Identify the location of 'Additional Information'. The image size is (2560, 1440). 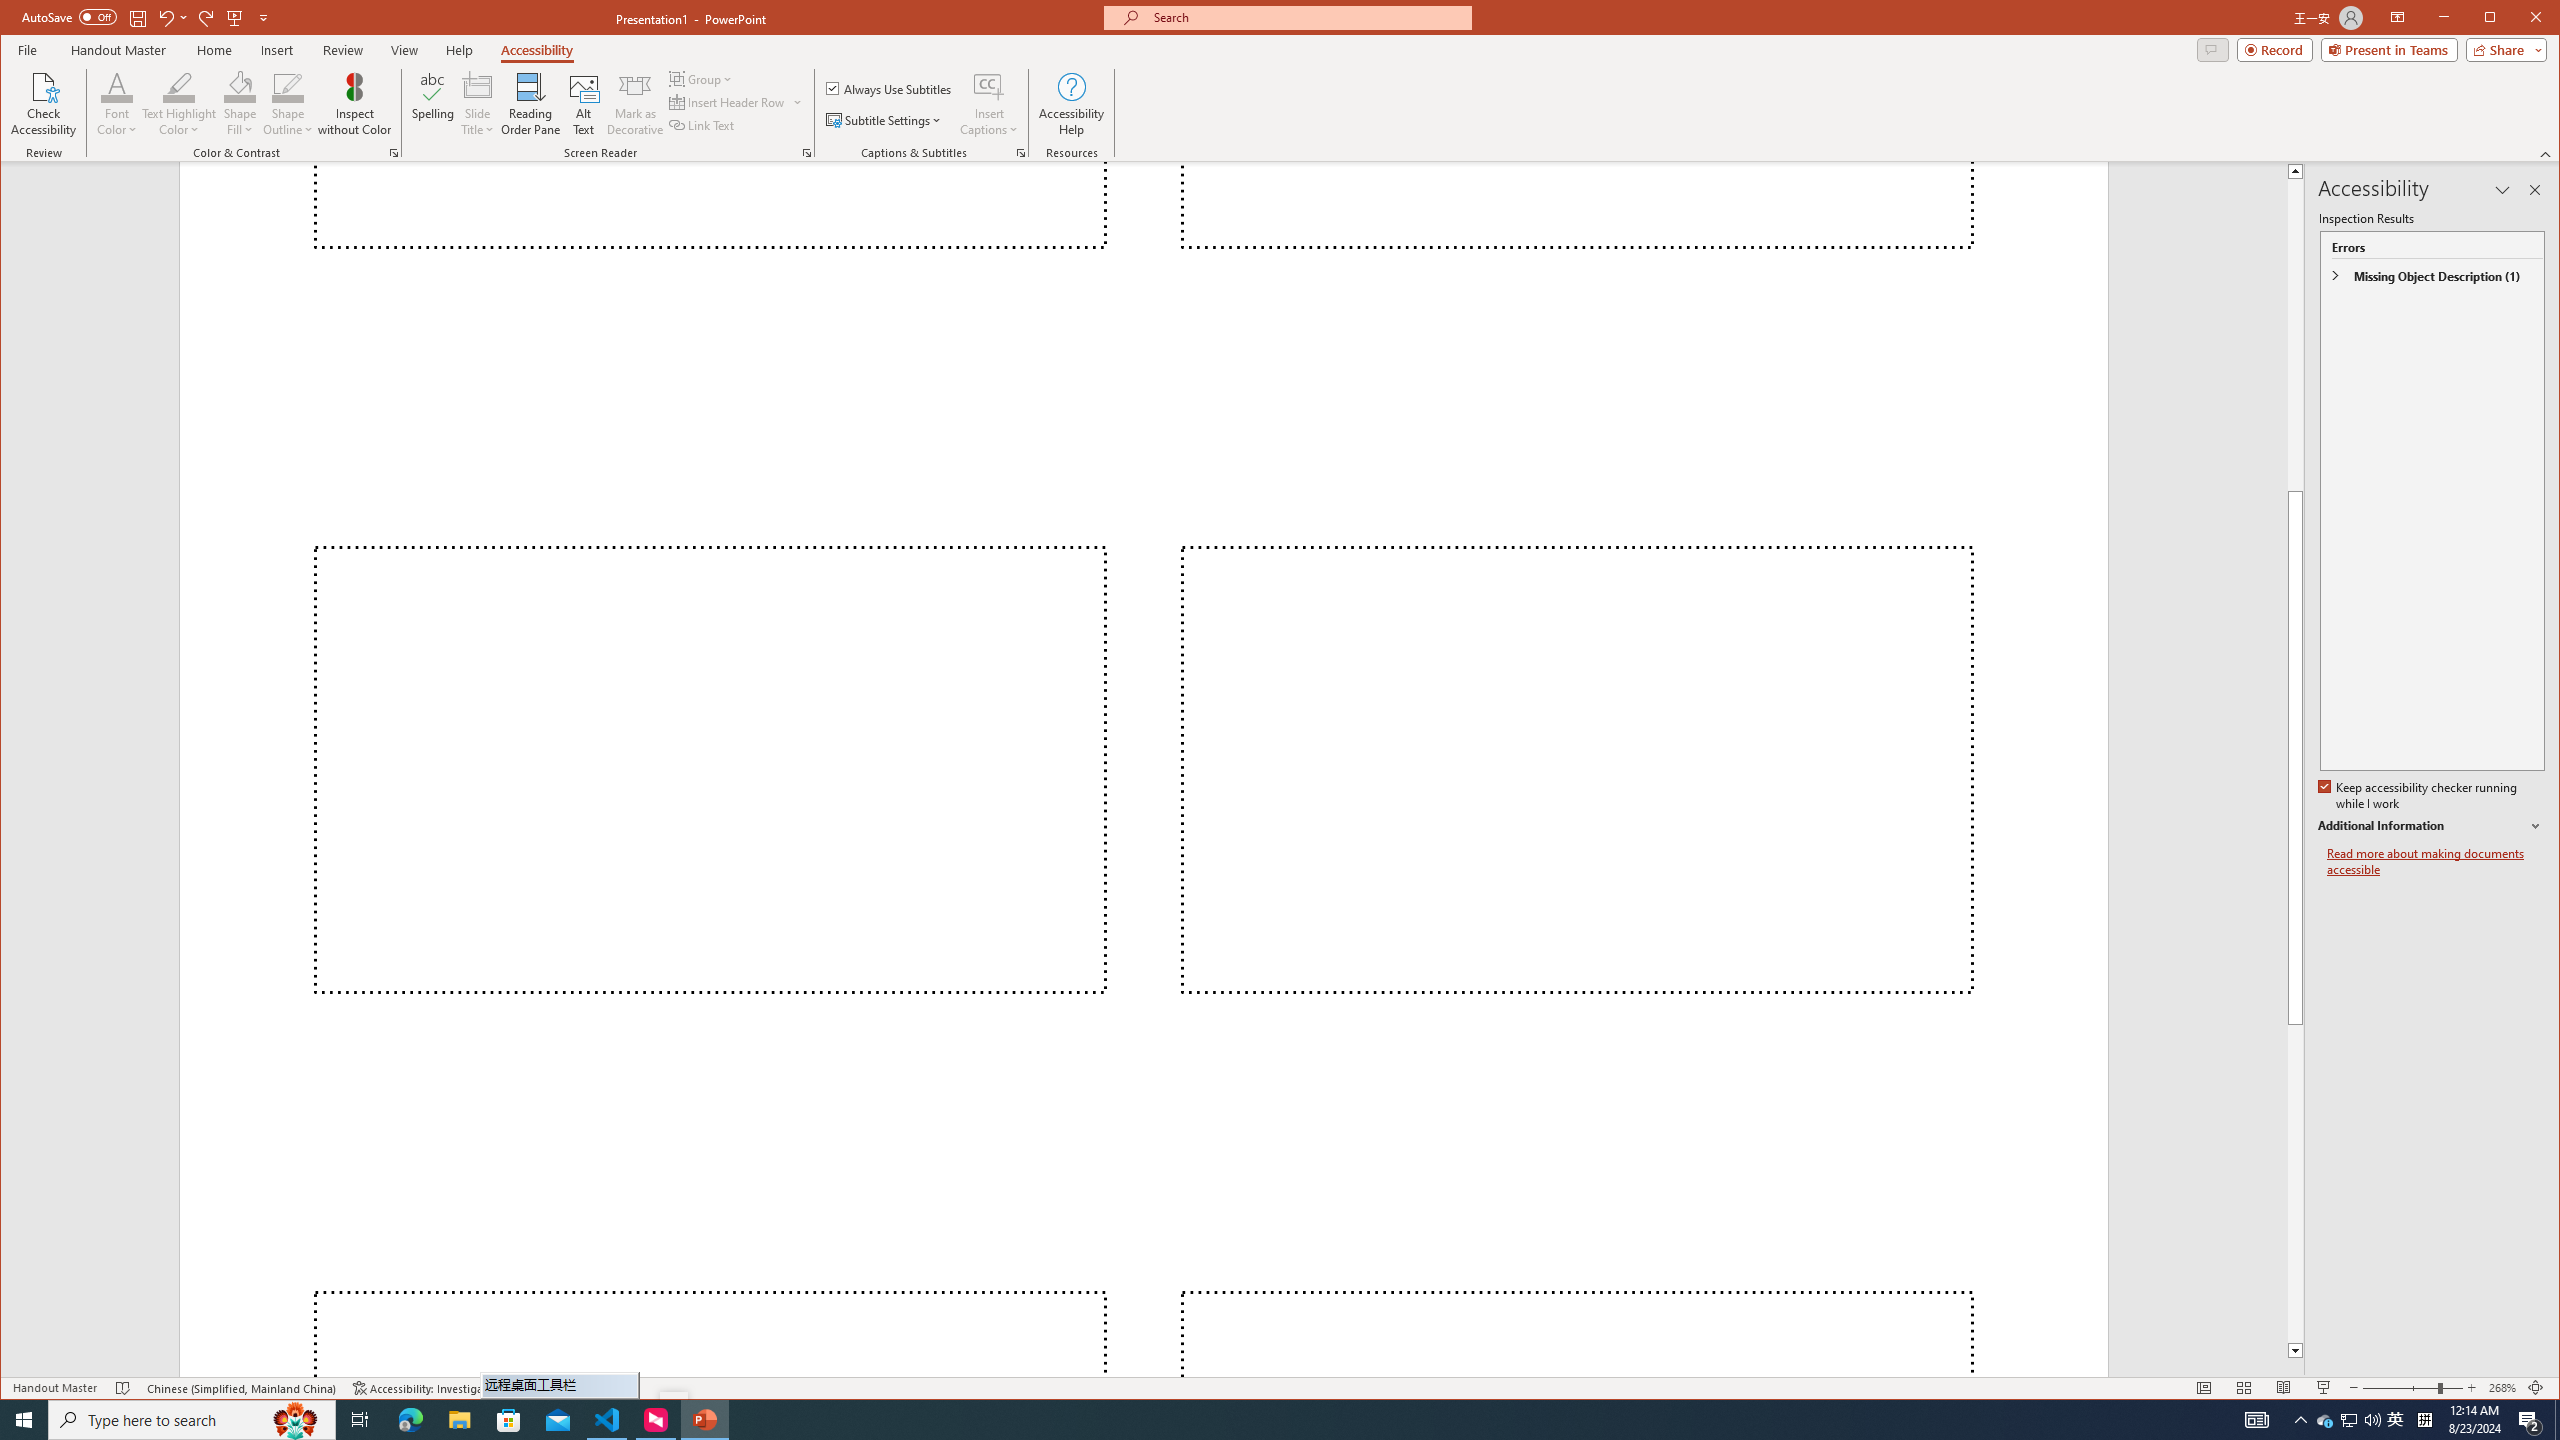
(2429, 826).